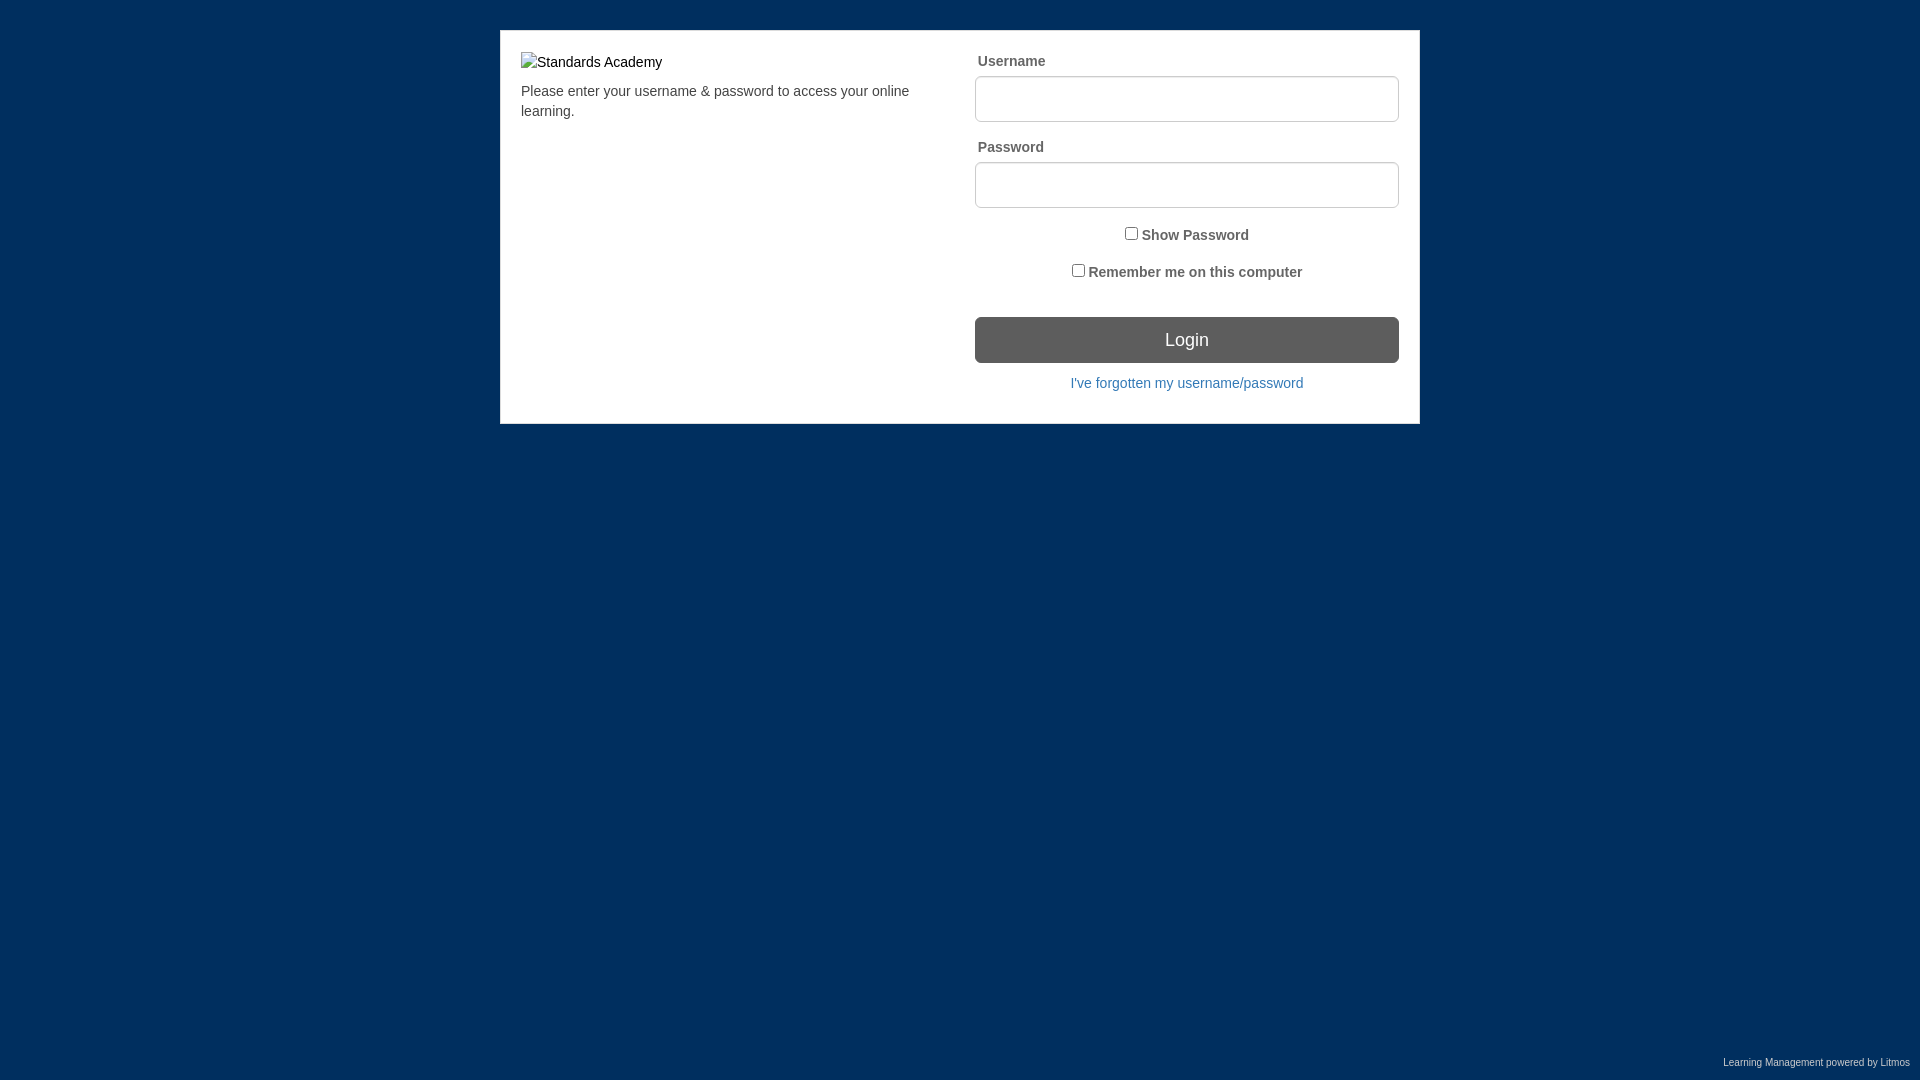  Describe the element at coordinates (1186, 382) in the screenshot. I see `'I've forgotten my username/password'` at that location.